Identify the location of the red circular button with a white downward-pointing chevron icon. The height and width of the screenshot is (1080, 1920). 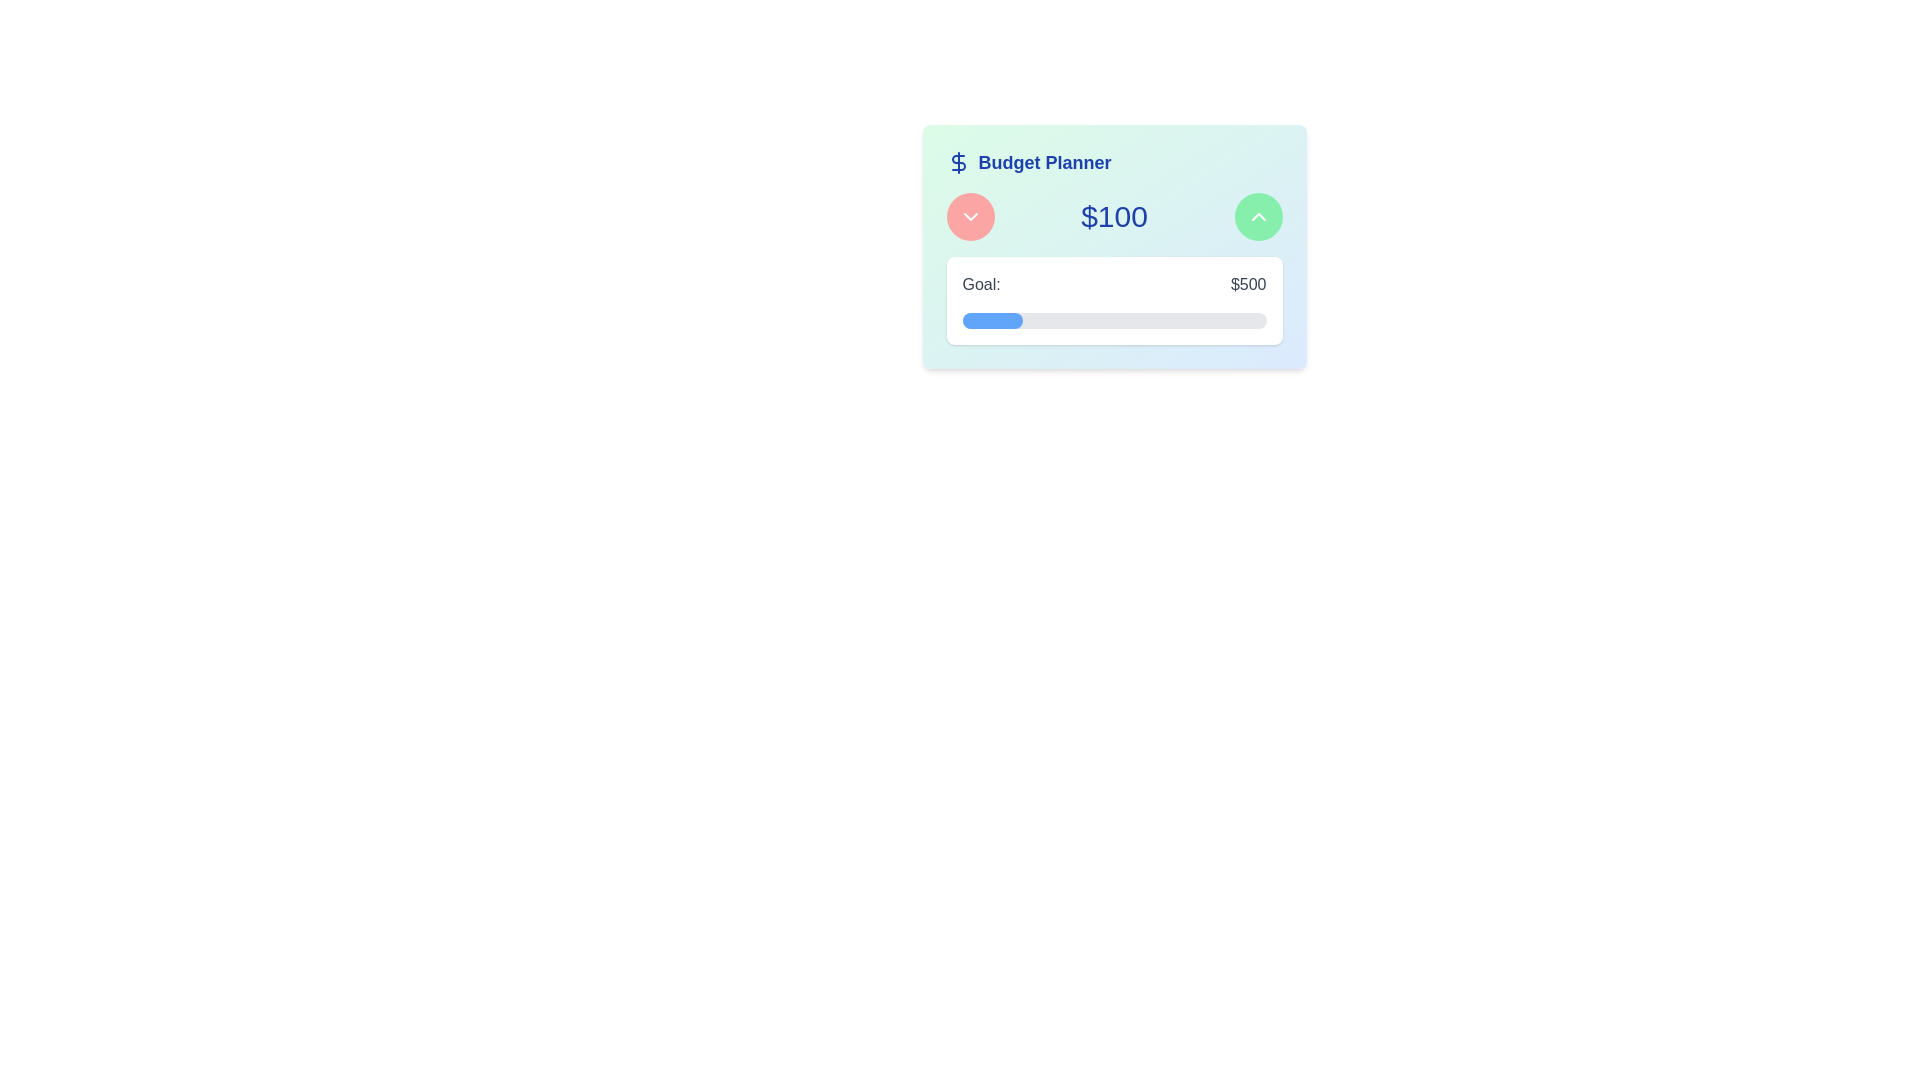
(970, 216).